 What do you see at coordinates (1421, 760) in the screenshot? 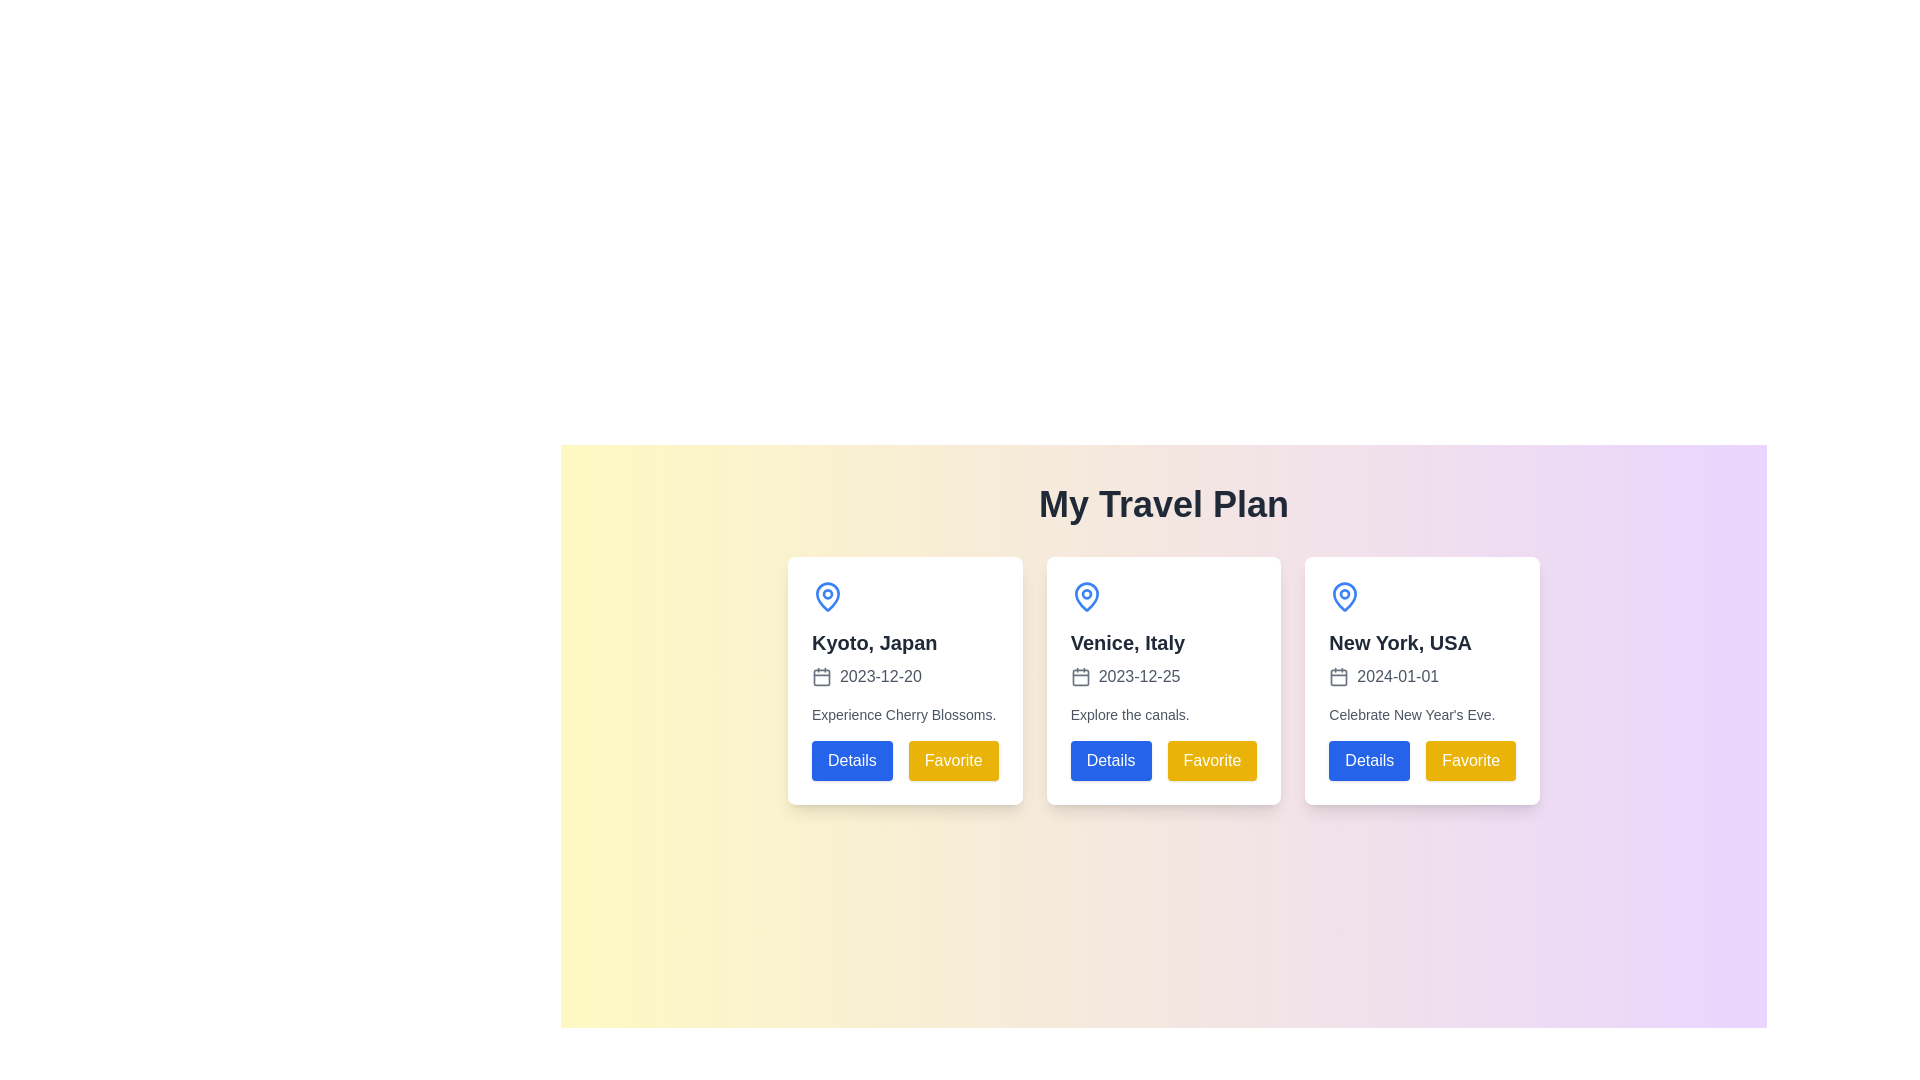
I see `the 'Favorite' button in the button group of the 'New York, USA' card to mark the event as a favorite` at bounding box center [1421, 760].